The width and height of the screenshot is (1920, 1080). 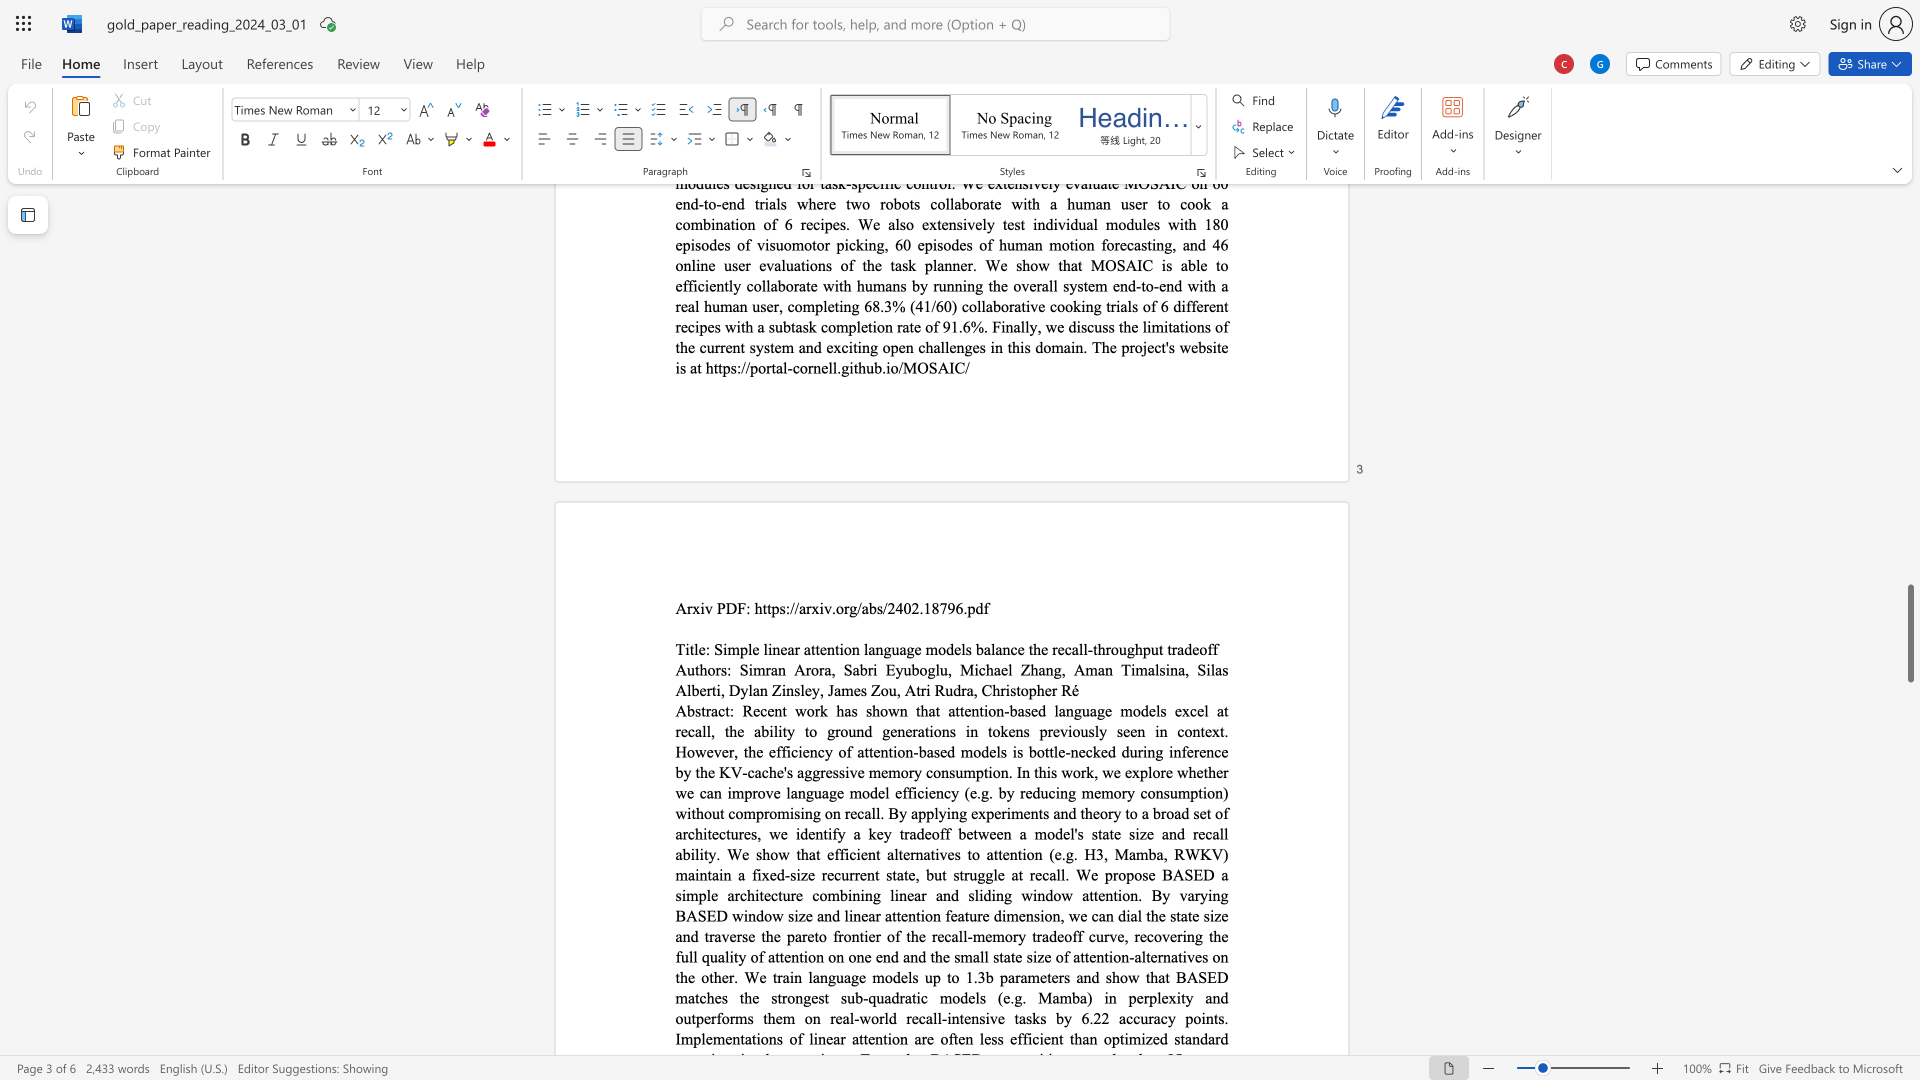 I want to click on the scrollbar to move the view up, so click(x=1909, y=659).